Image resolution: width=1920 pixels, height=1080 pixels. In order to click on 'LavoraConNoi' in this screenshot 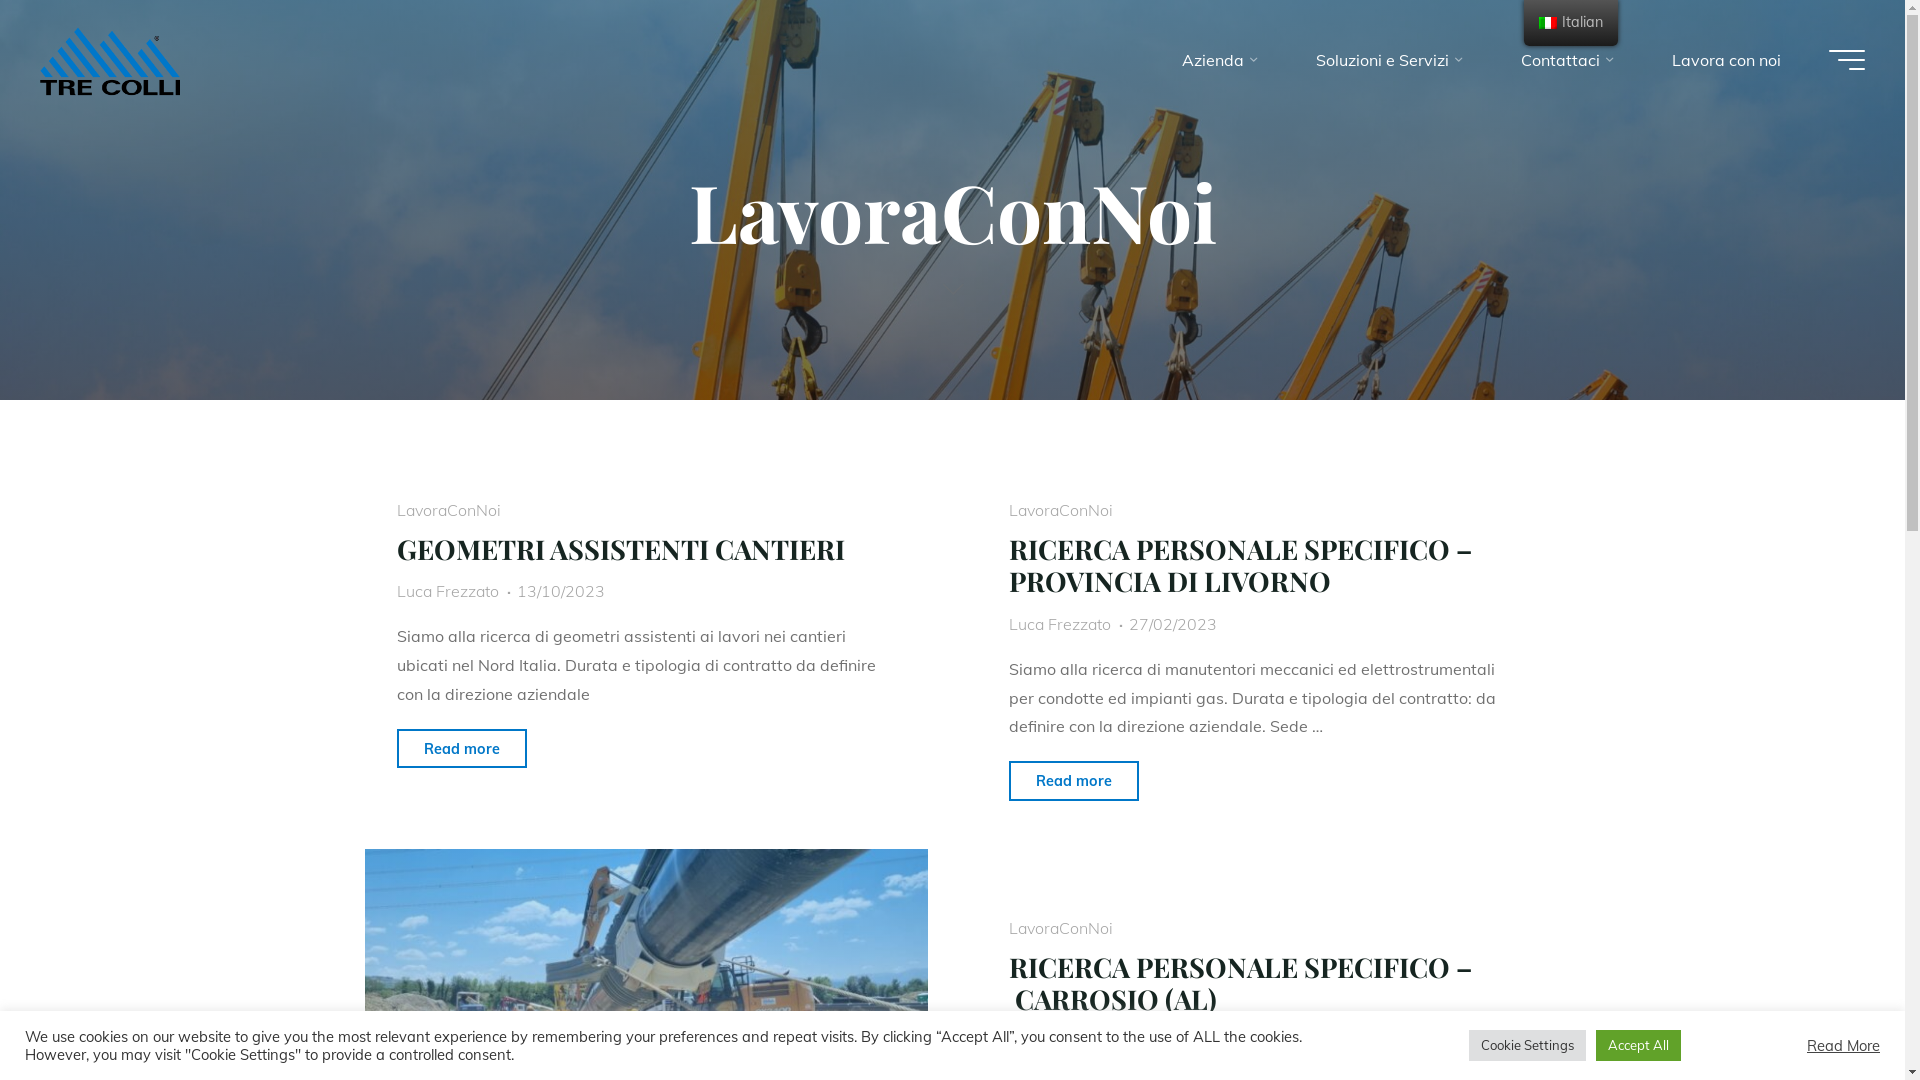, I will do `click(1059, 508)`.